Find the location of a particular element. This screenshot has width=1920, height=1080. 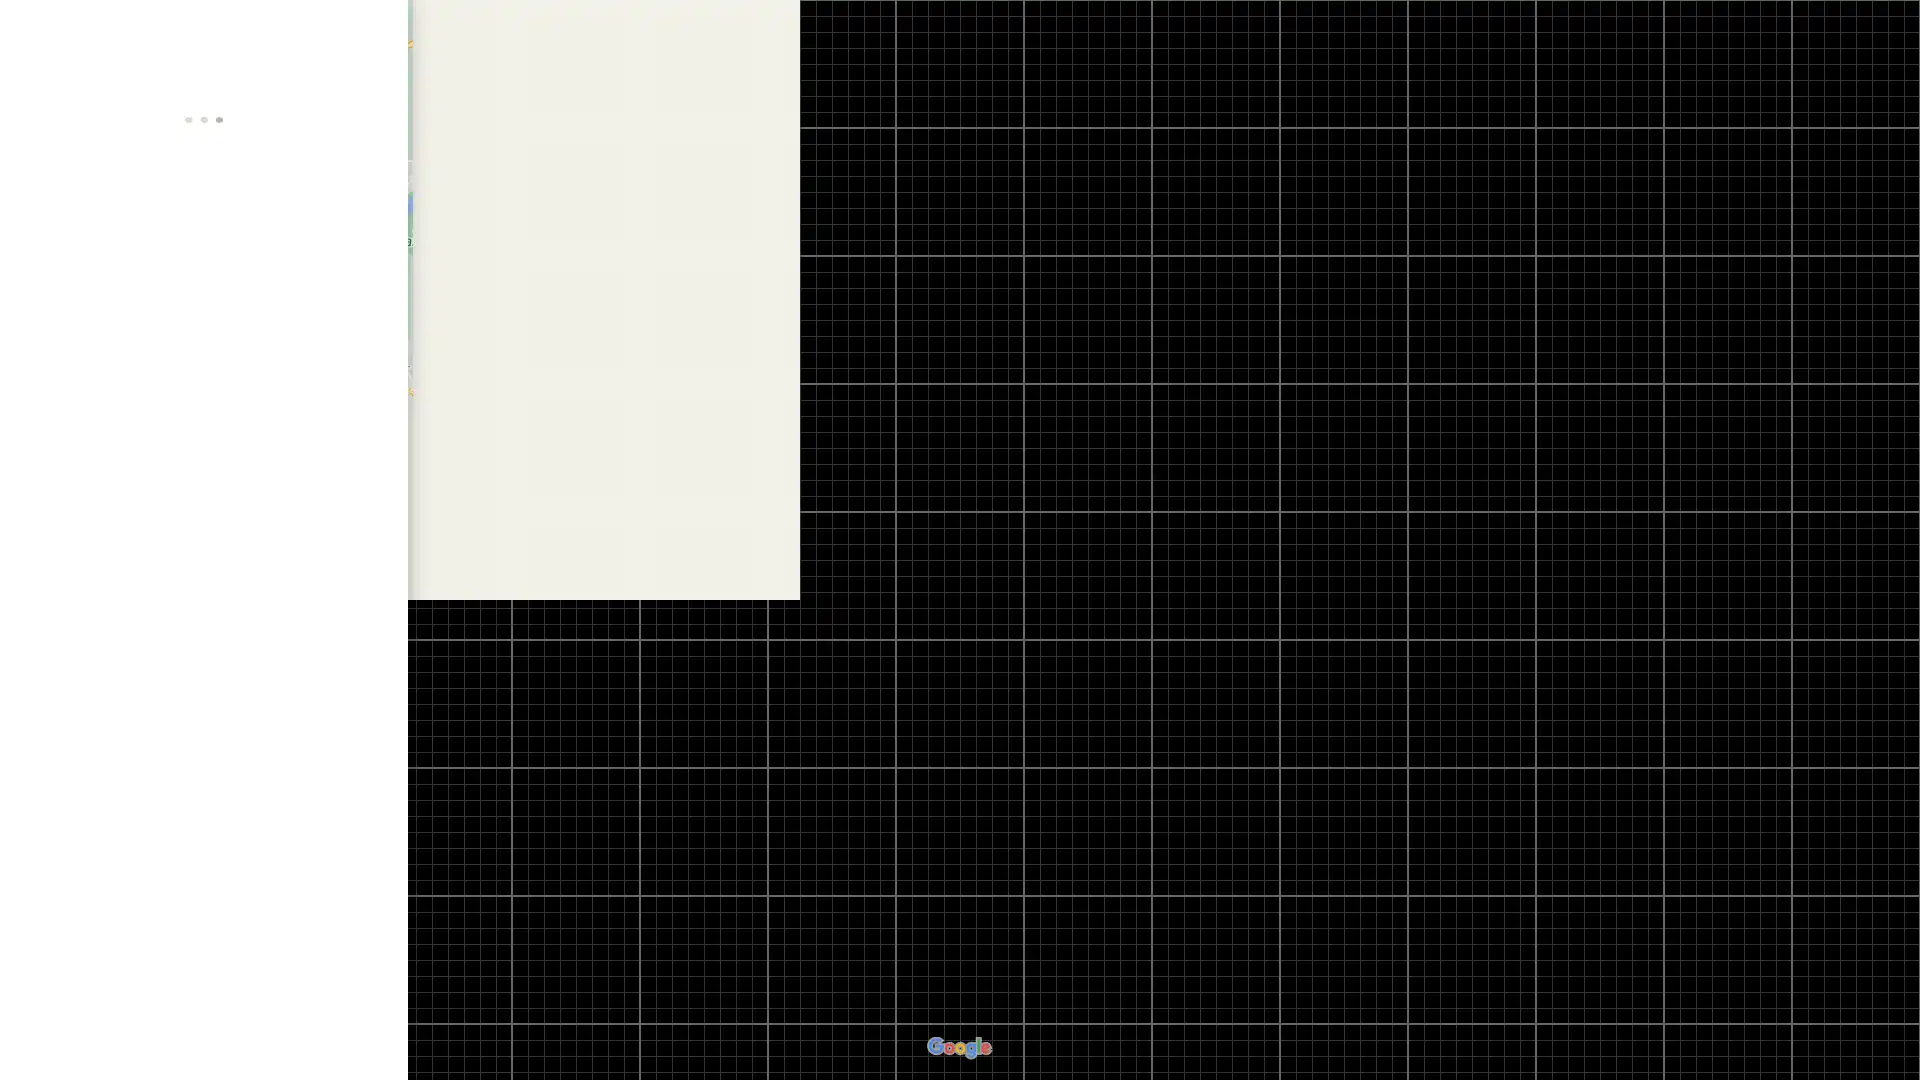

Copy phone number is located at coordinates (344, 582).